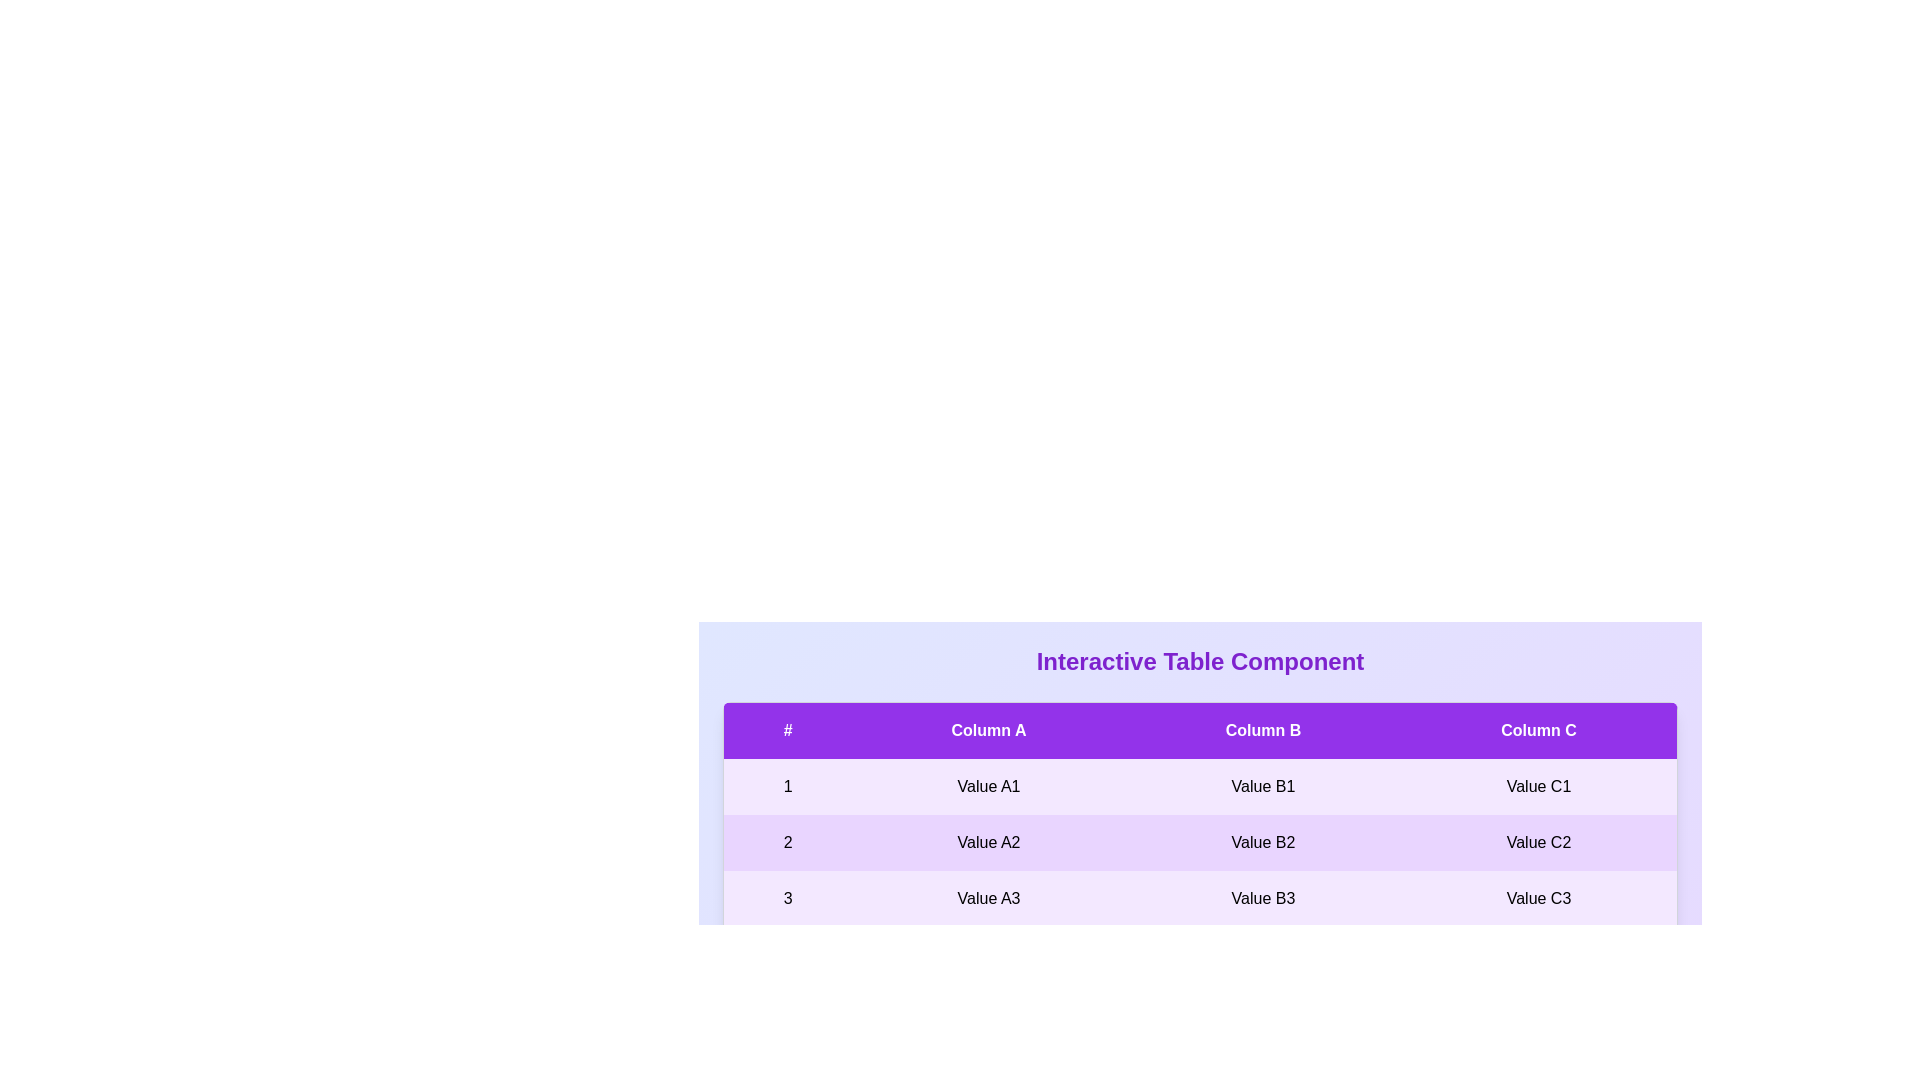 The height and width of the screenshot is (1080, 1920). I want to click on the header of column Column A to sort the table by that column, so click(988, 730).